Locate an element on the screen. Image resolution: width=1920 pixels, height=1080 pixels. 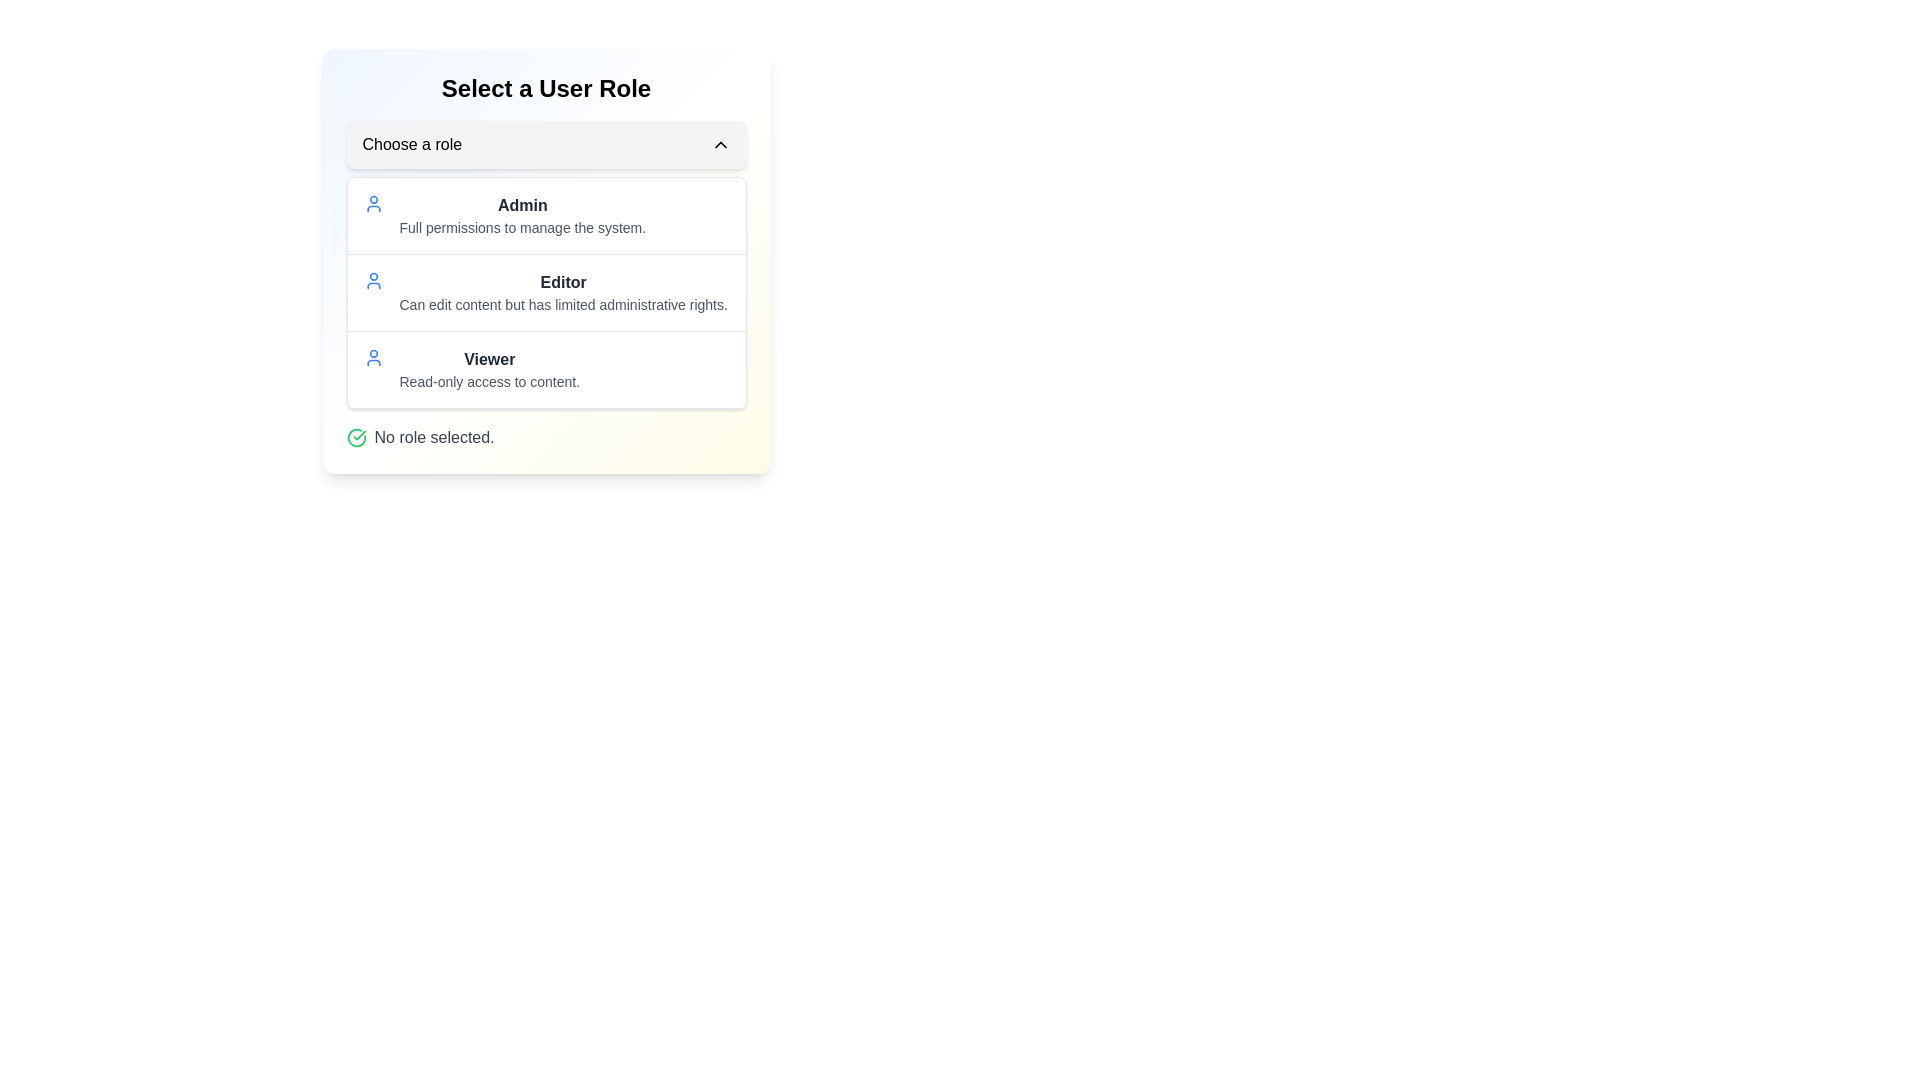
text description block that identifies the role option 'Admin' and describes its permissions 'Full permissions to manage the system', which is the first listed role in the user role selection interface is located at coordinates (522, 216).